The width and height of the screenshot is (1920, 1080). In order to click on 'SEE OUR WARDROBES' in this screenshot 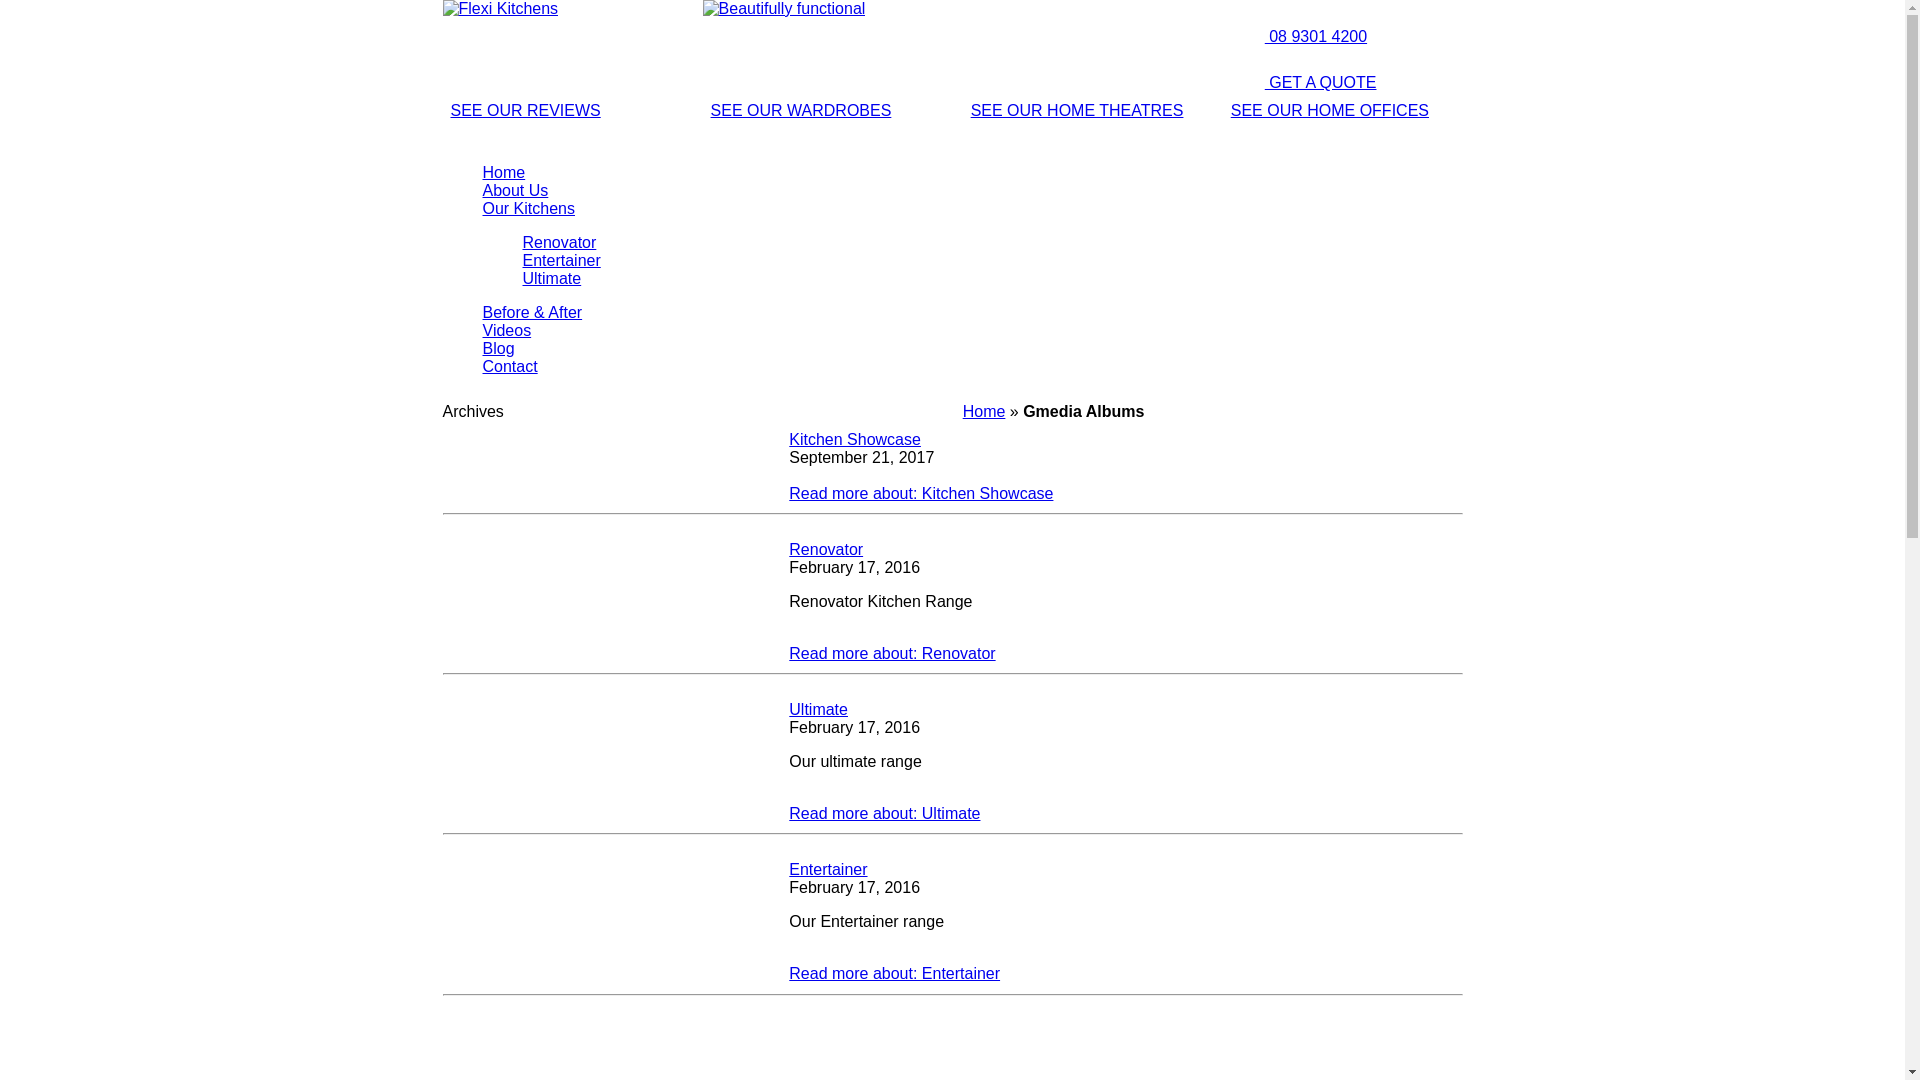, I will do `click(801, 110)`.